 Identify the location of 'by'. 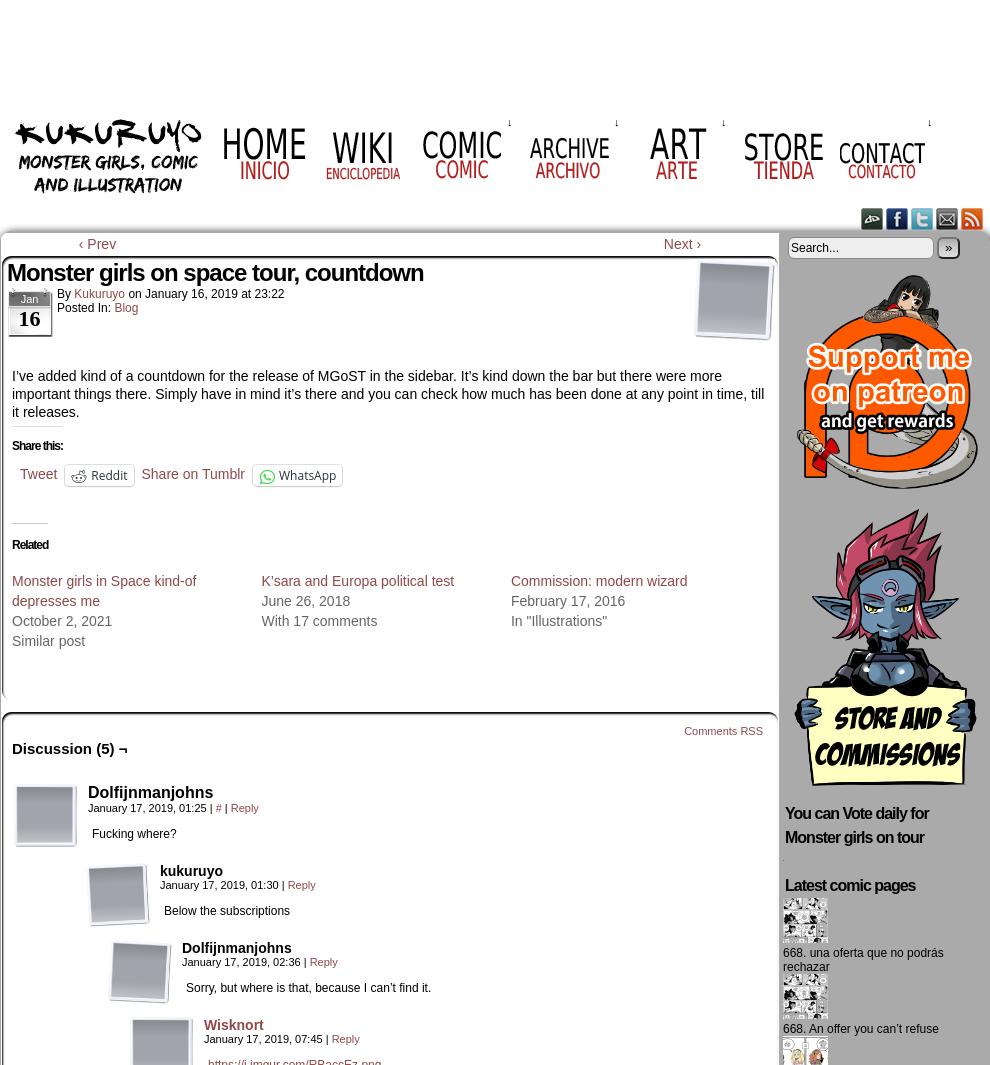
(65, 293).